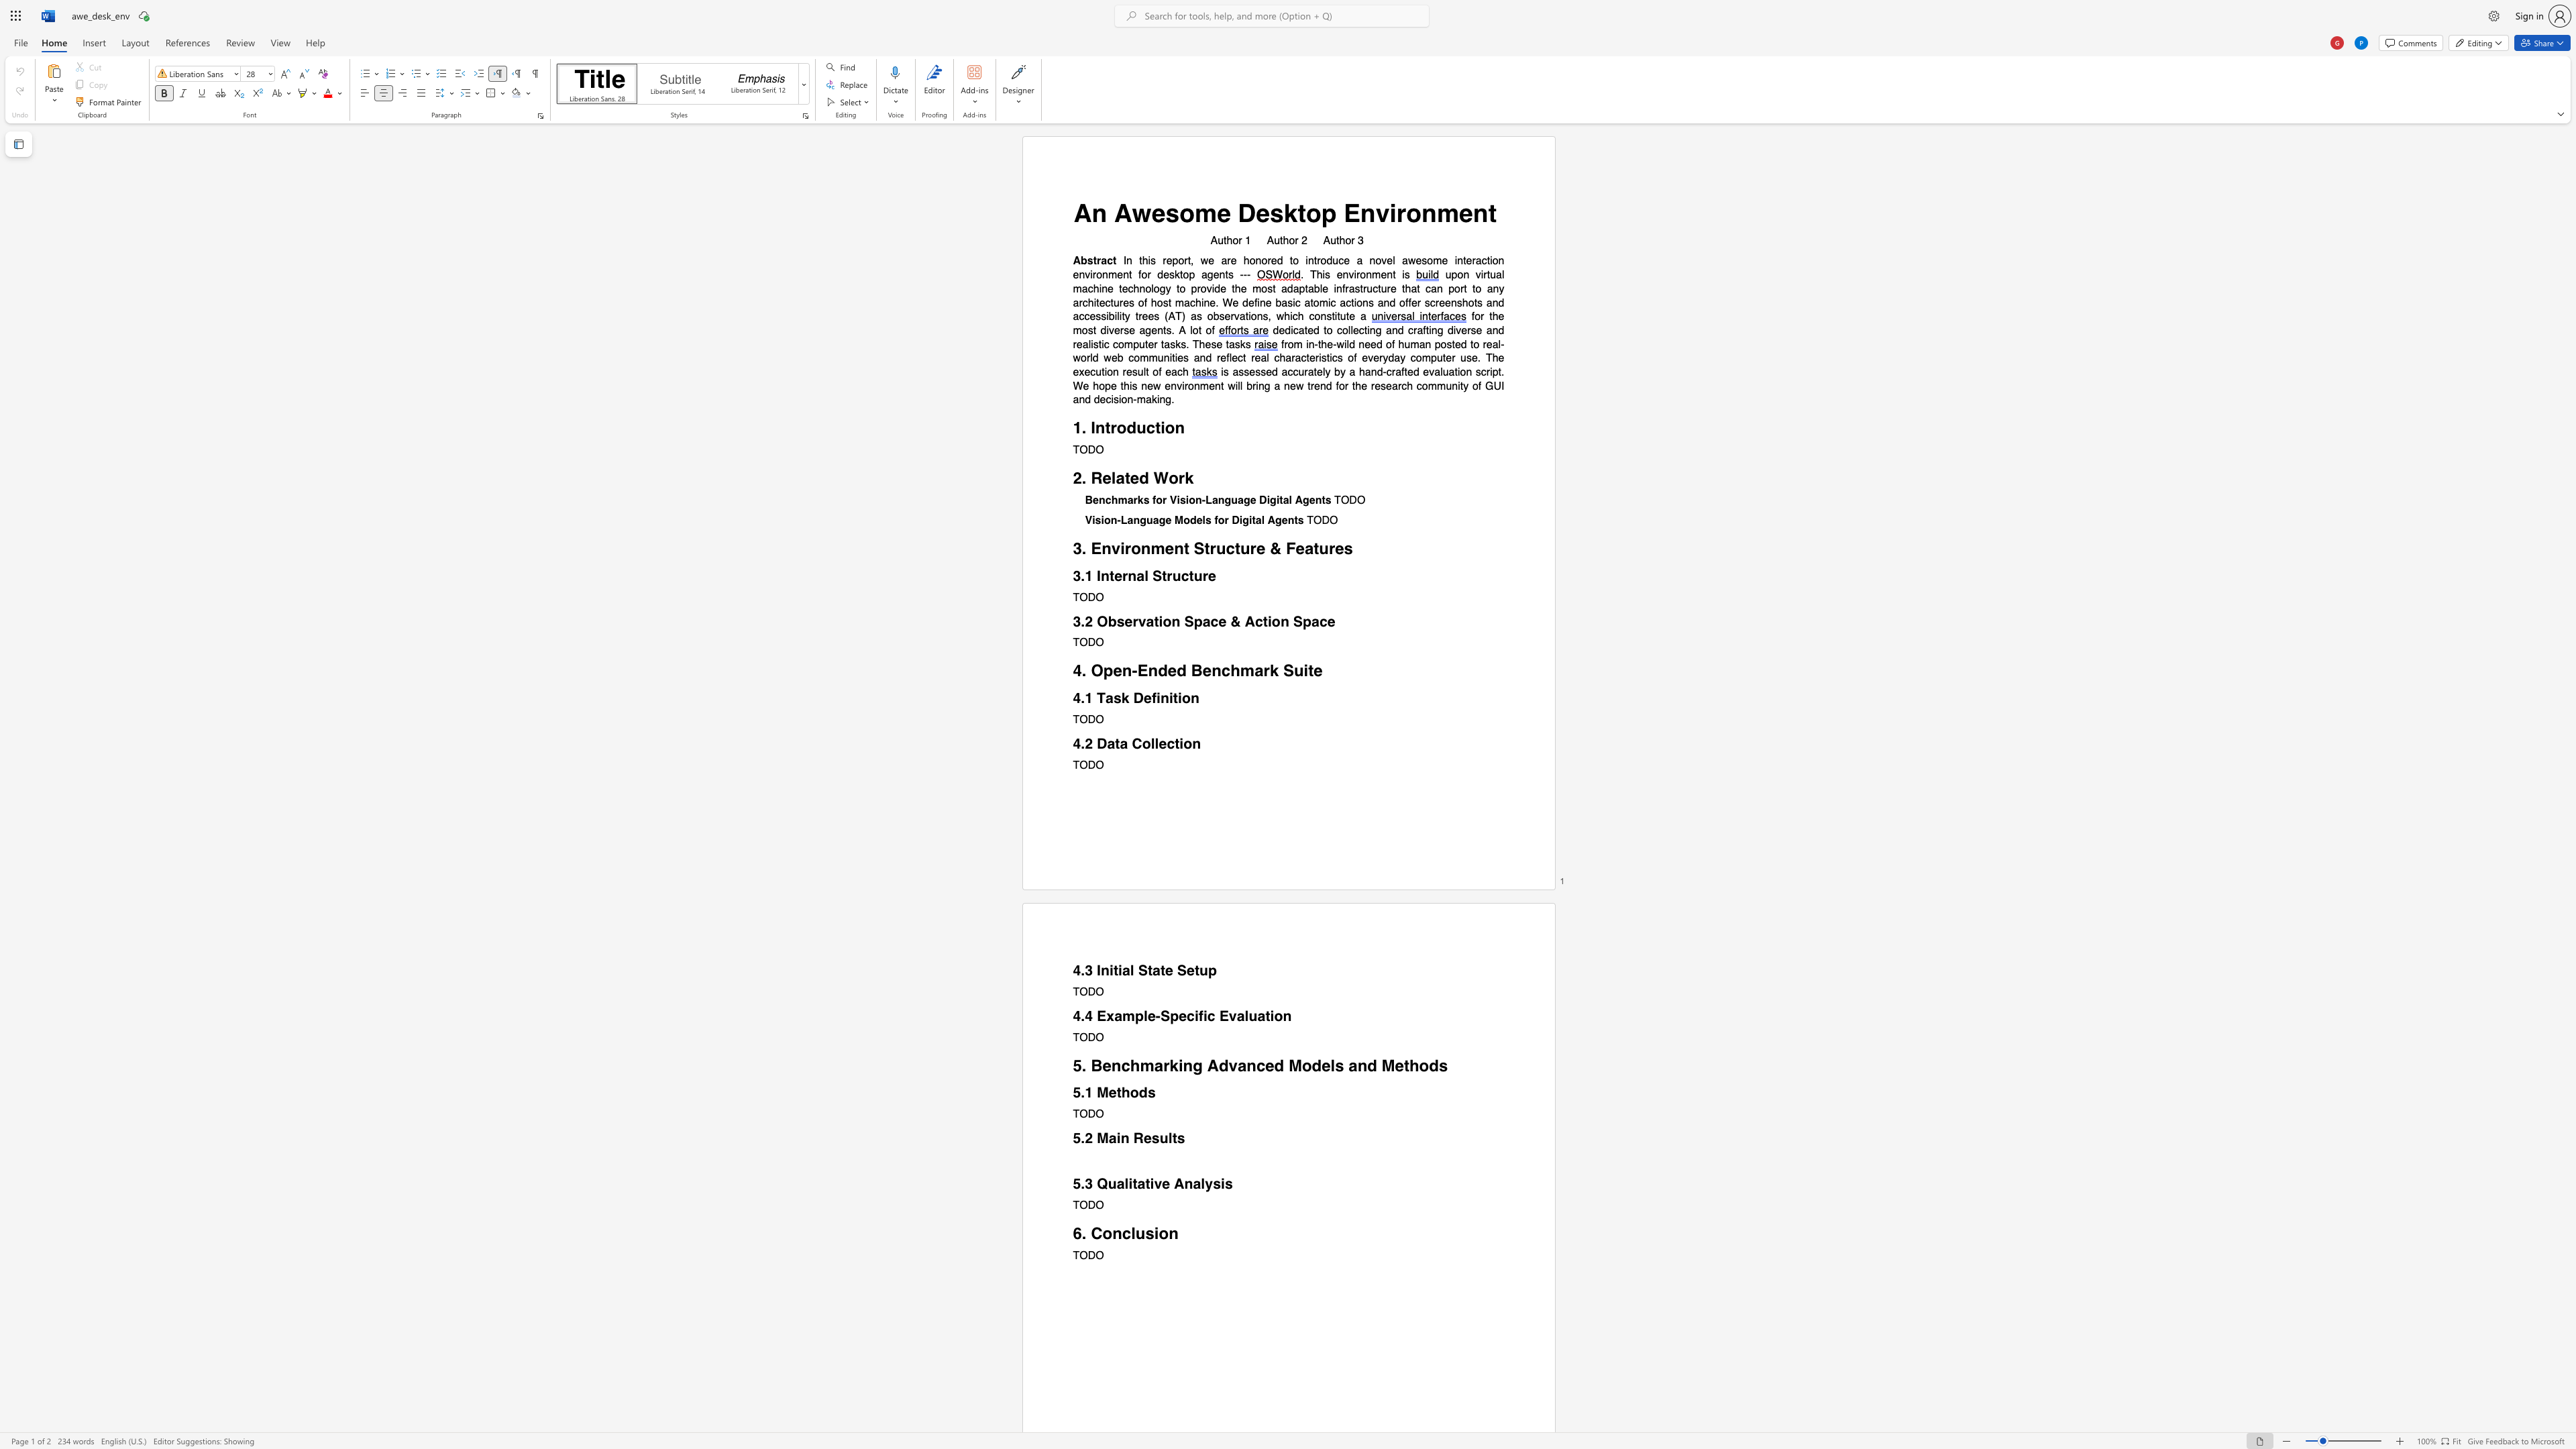  Describe the element at coordinates (1473, 316) in the screenshot. I see `the subset text "or the most diverse agents. A lo" within the text "for the most diverse agents. A lot of"` at that location.